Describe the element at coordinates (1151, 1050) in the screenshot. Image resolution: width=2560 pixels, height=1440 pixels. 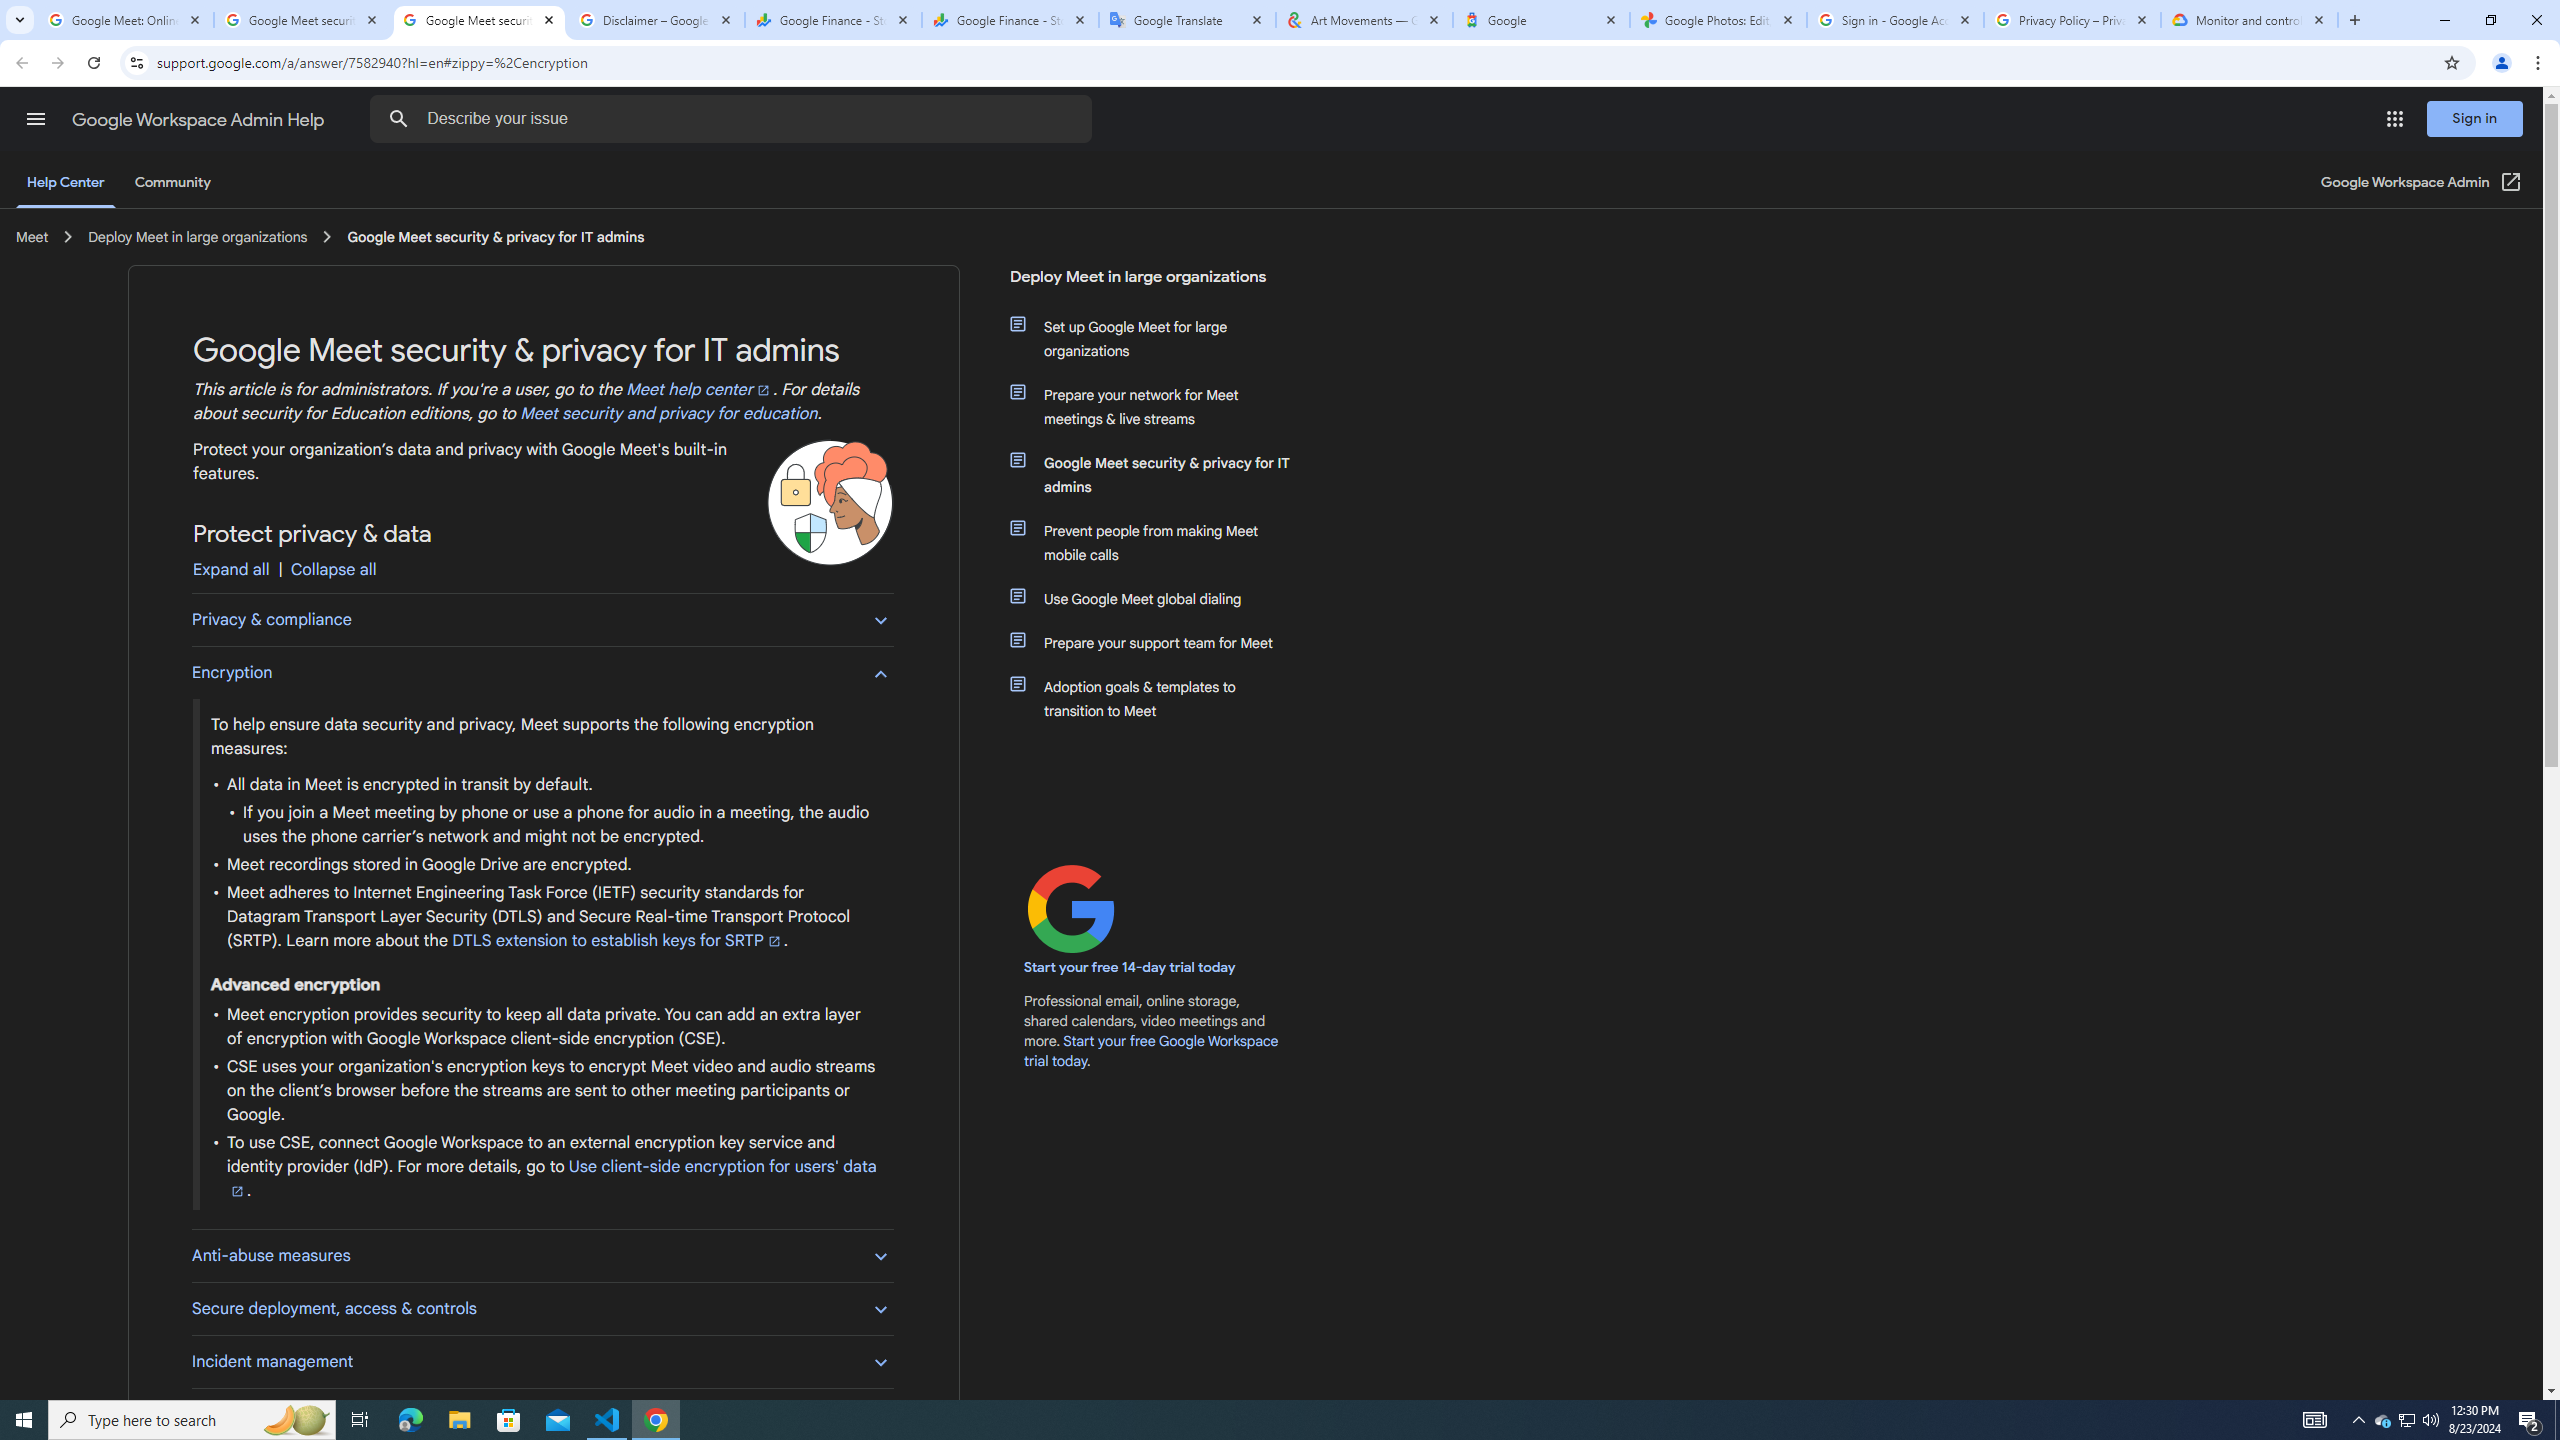
I see `'Start your free Google Workspace trial today'` at that location.